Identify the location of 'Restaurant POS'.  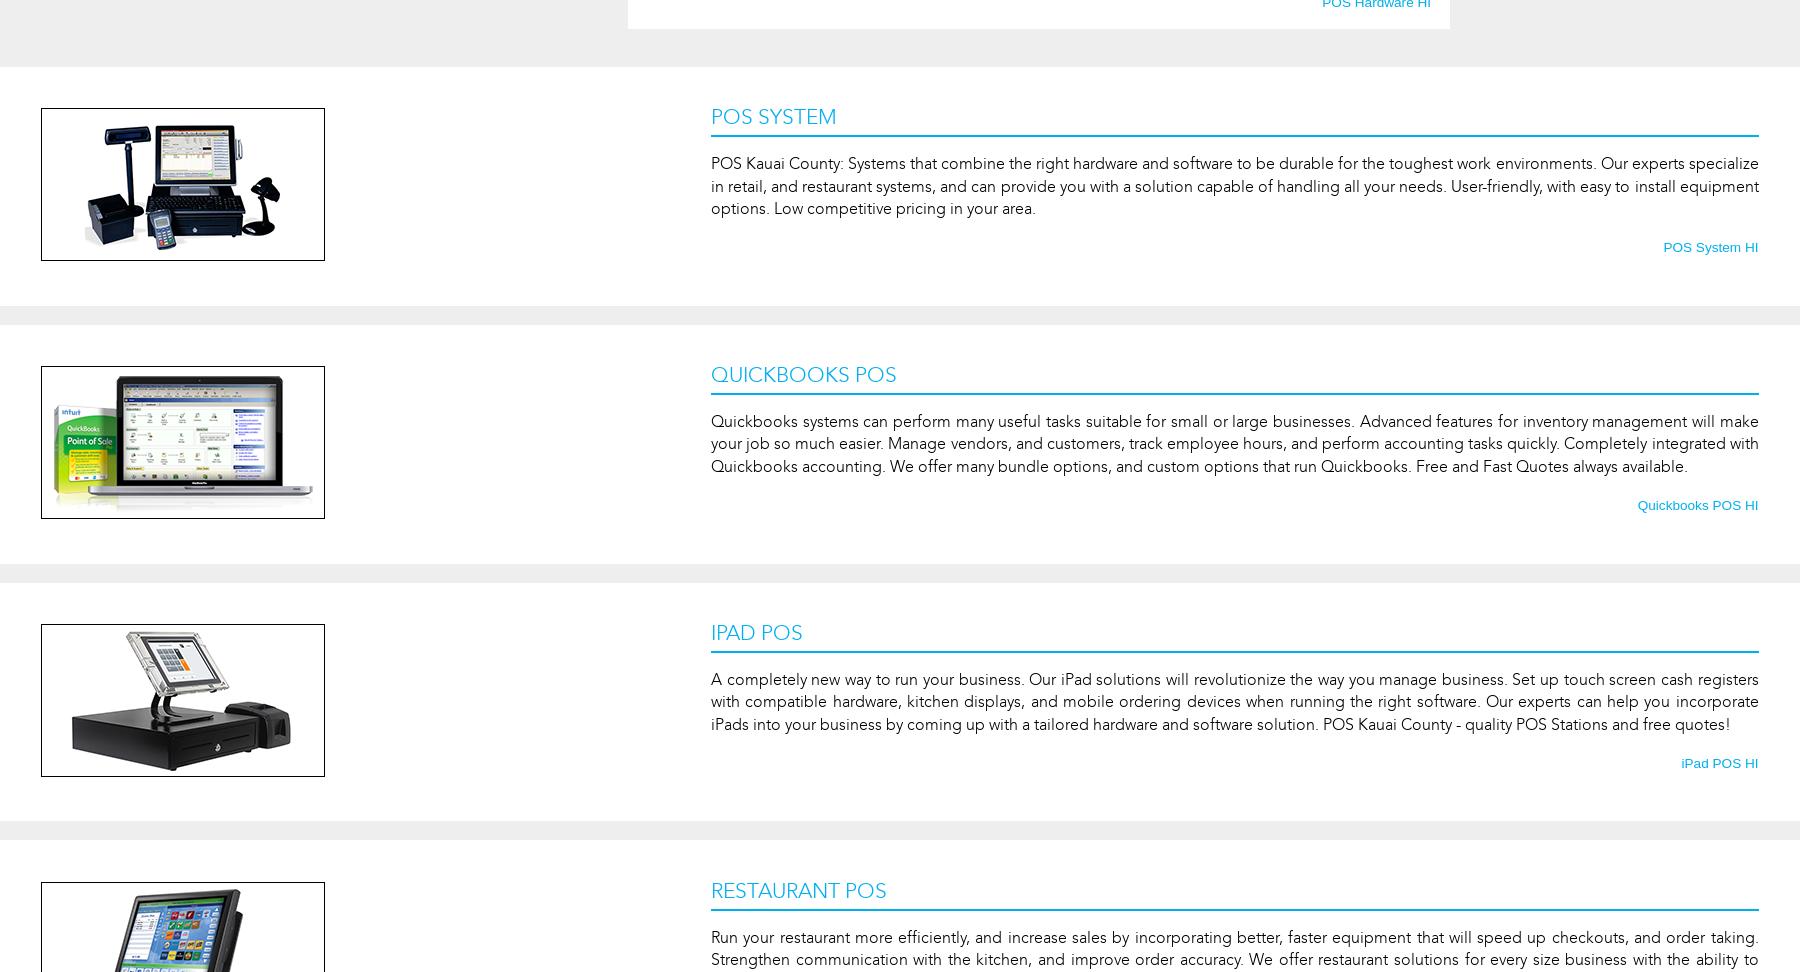
(710, 890).